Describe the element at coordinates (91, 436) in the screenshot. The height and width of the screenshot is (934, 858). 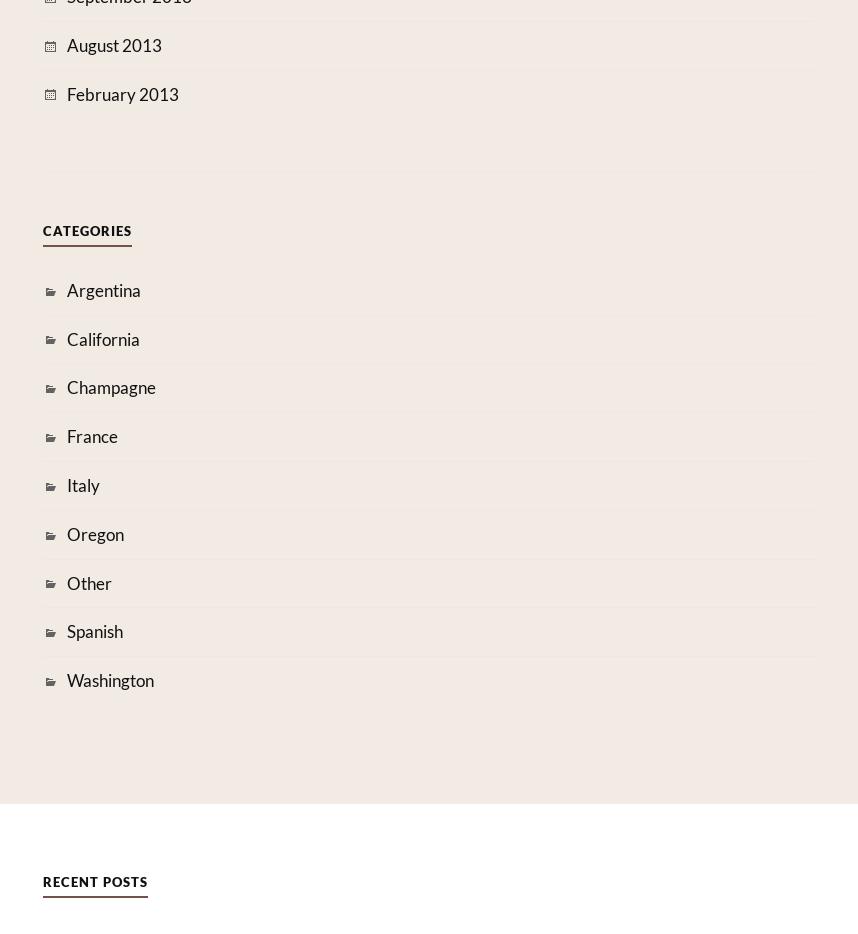
I see `'France'` at that location.